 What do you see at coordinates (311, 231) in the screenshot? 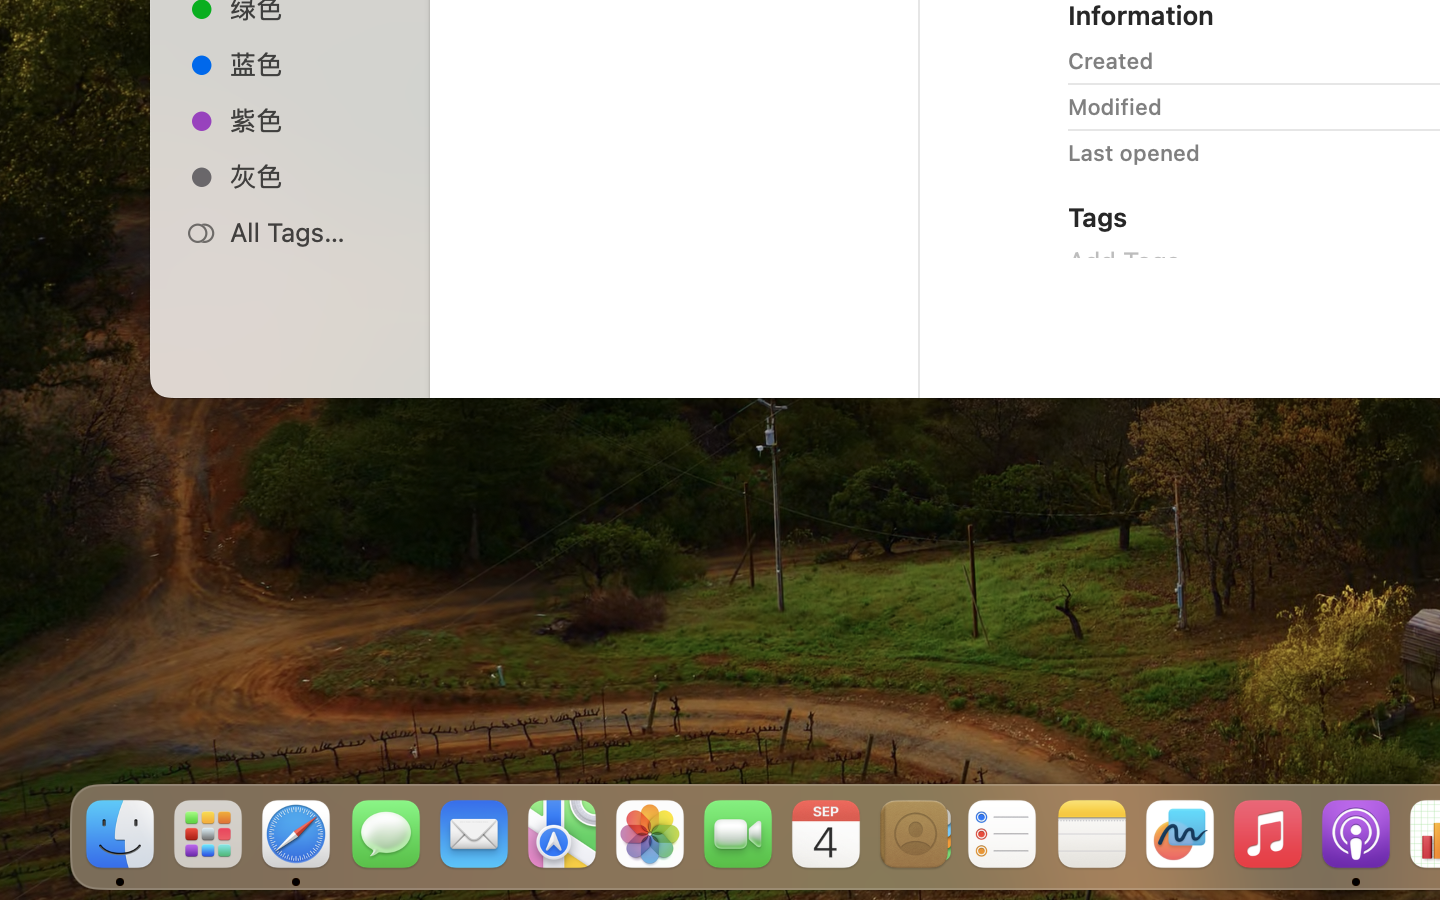
I see `'All Tags…'` at bounding box center [311, 231].